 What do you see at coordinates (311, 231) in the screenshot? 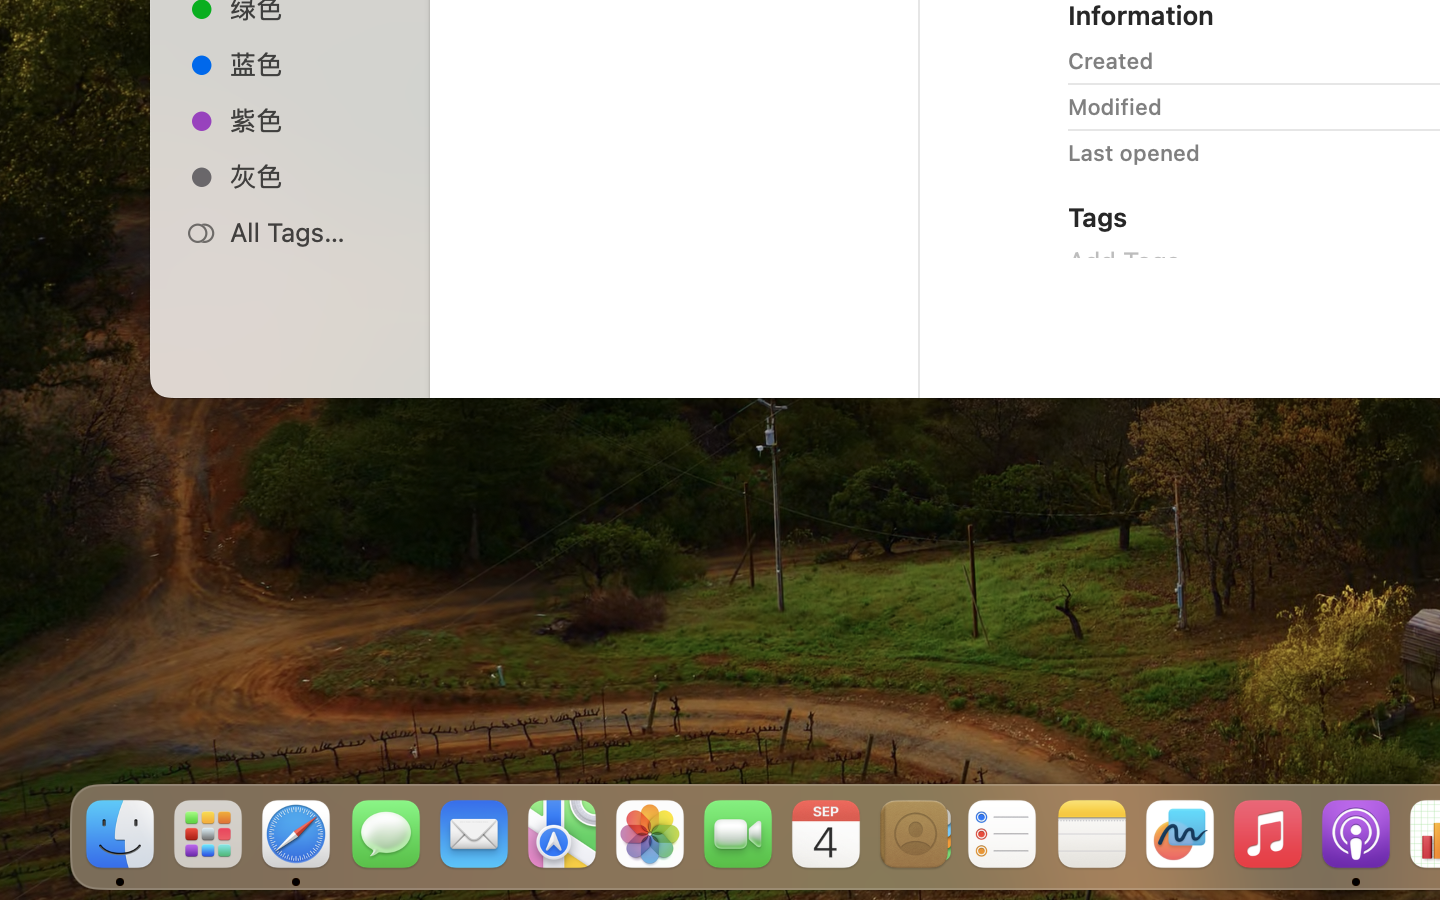
I see `'All Tags…'` at bounding box center [311, 231].